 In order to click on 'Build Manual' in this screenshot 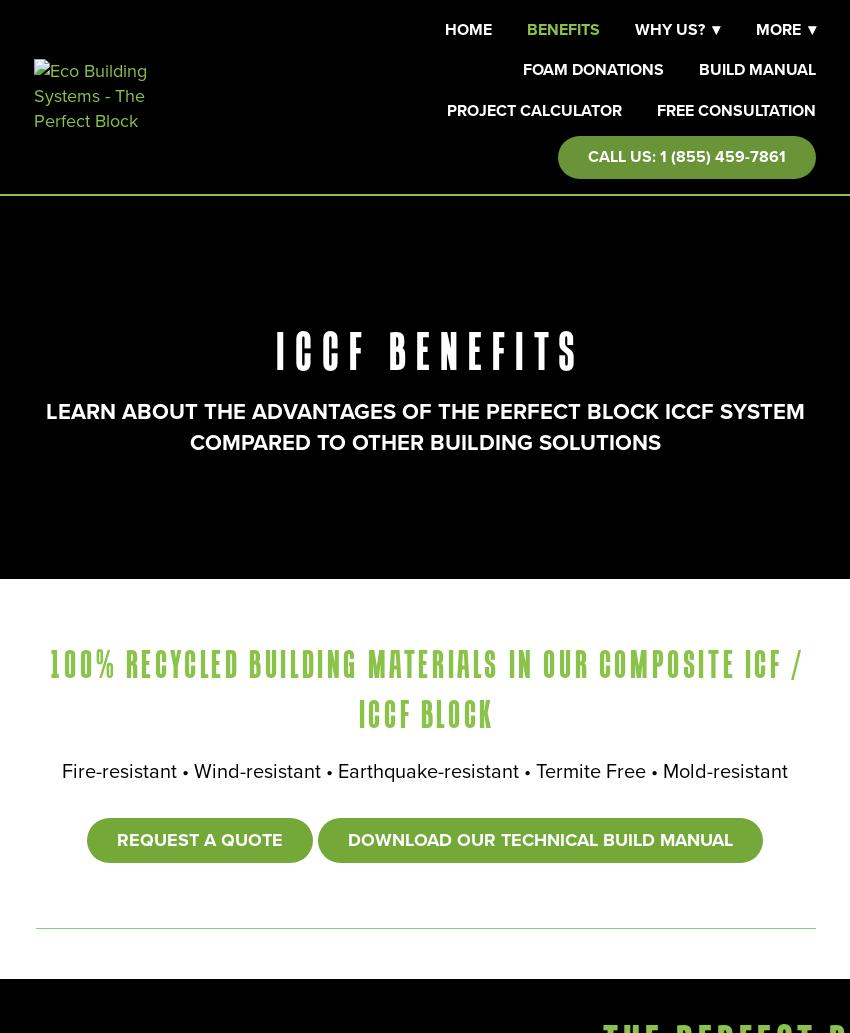, I will do `click(757, 69)`.